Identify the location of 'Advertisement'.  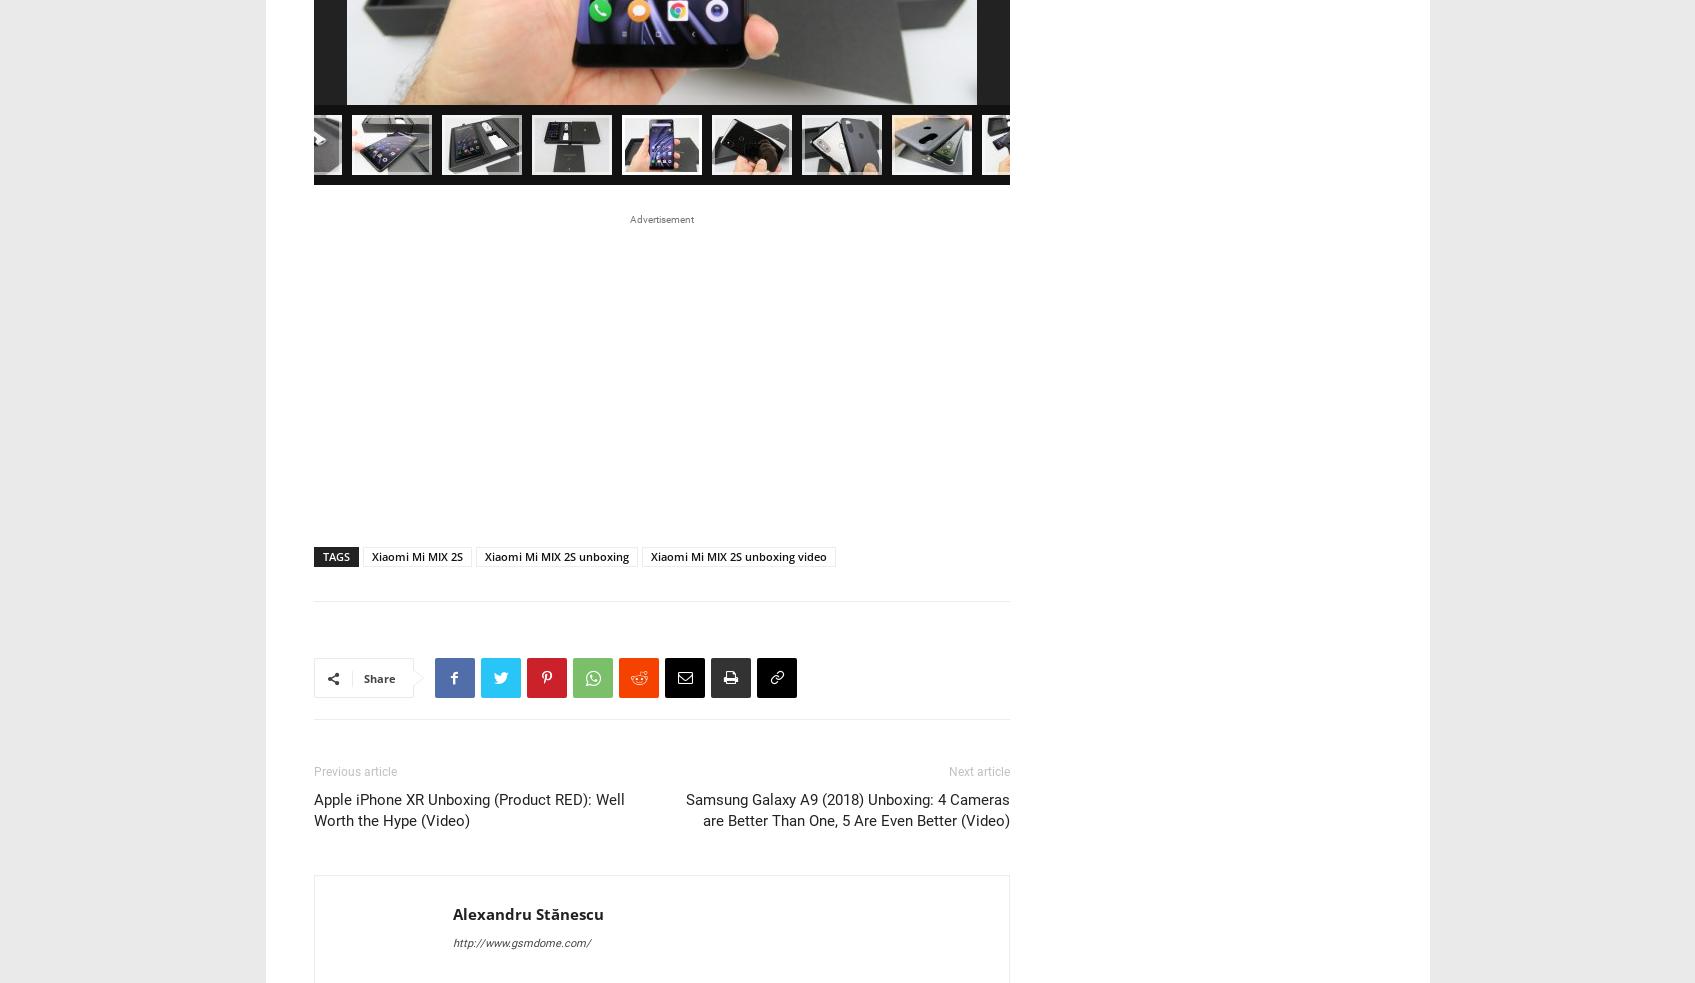
(661, 219).